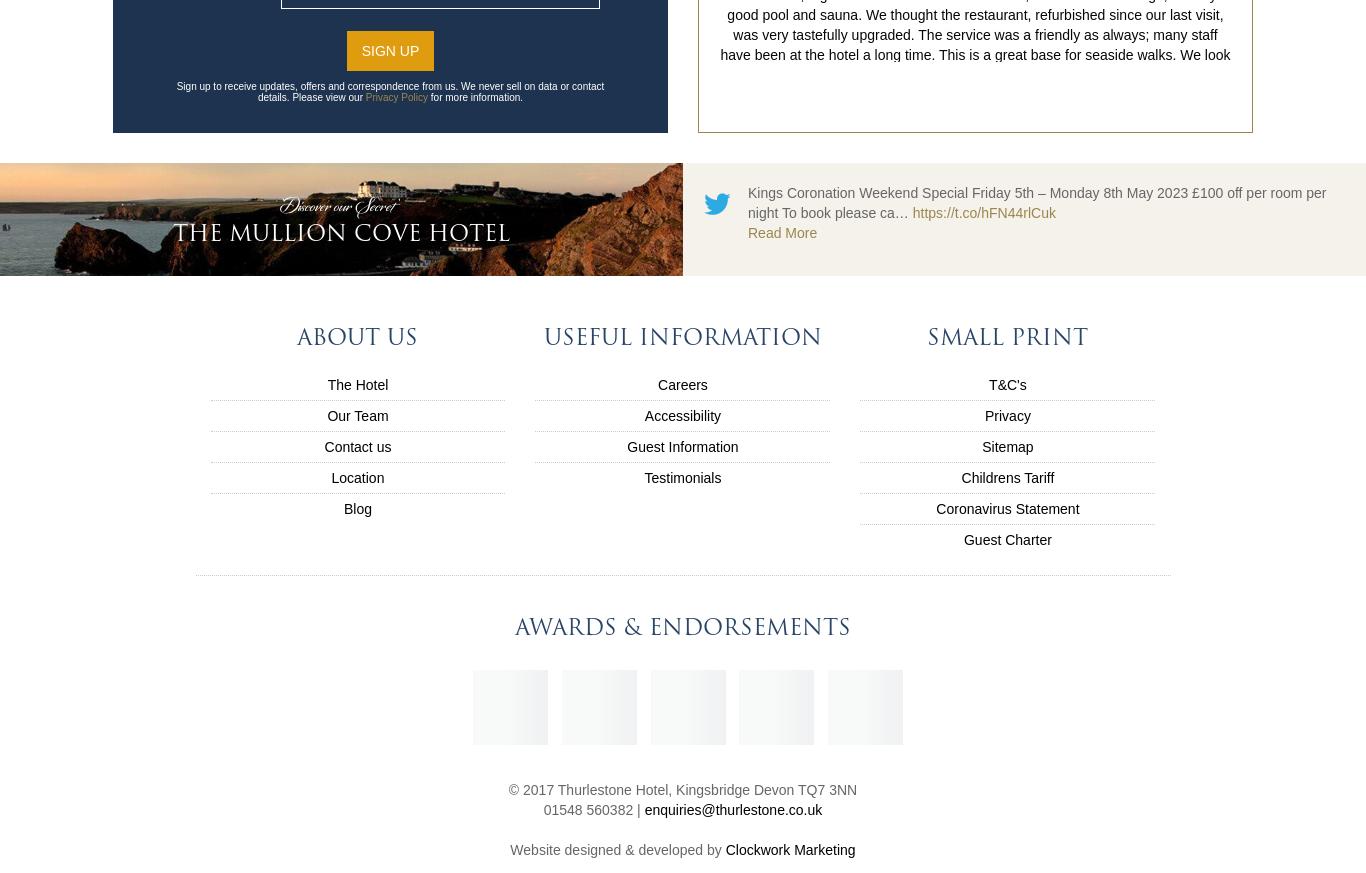  What do you see at coordinates (1007, 336) in the screenshot?
I see `'Small Print'` at bounding box center [1007, 336].